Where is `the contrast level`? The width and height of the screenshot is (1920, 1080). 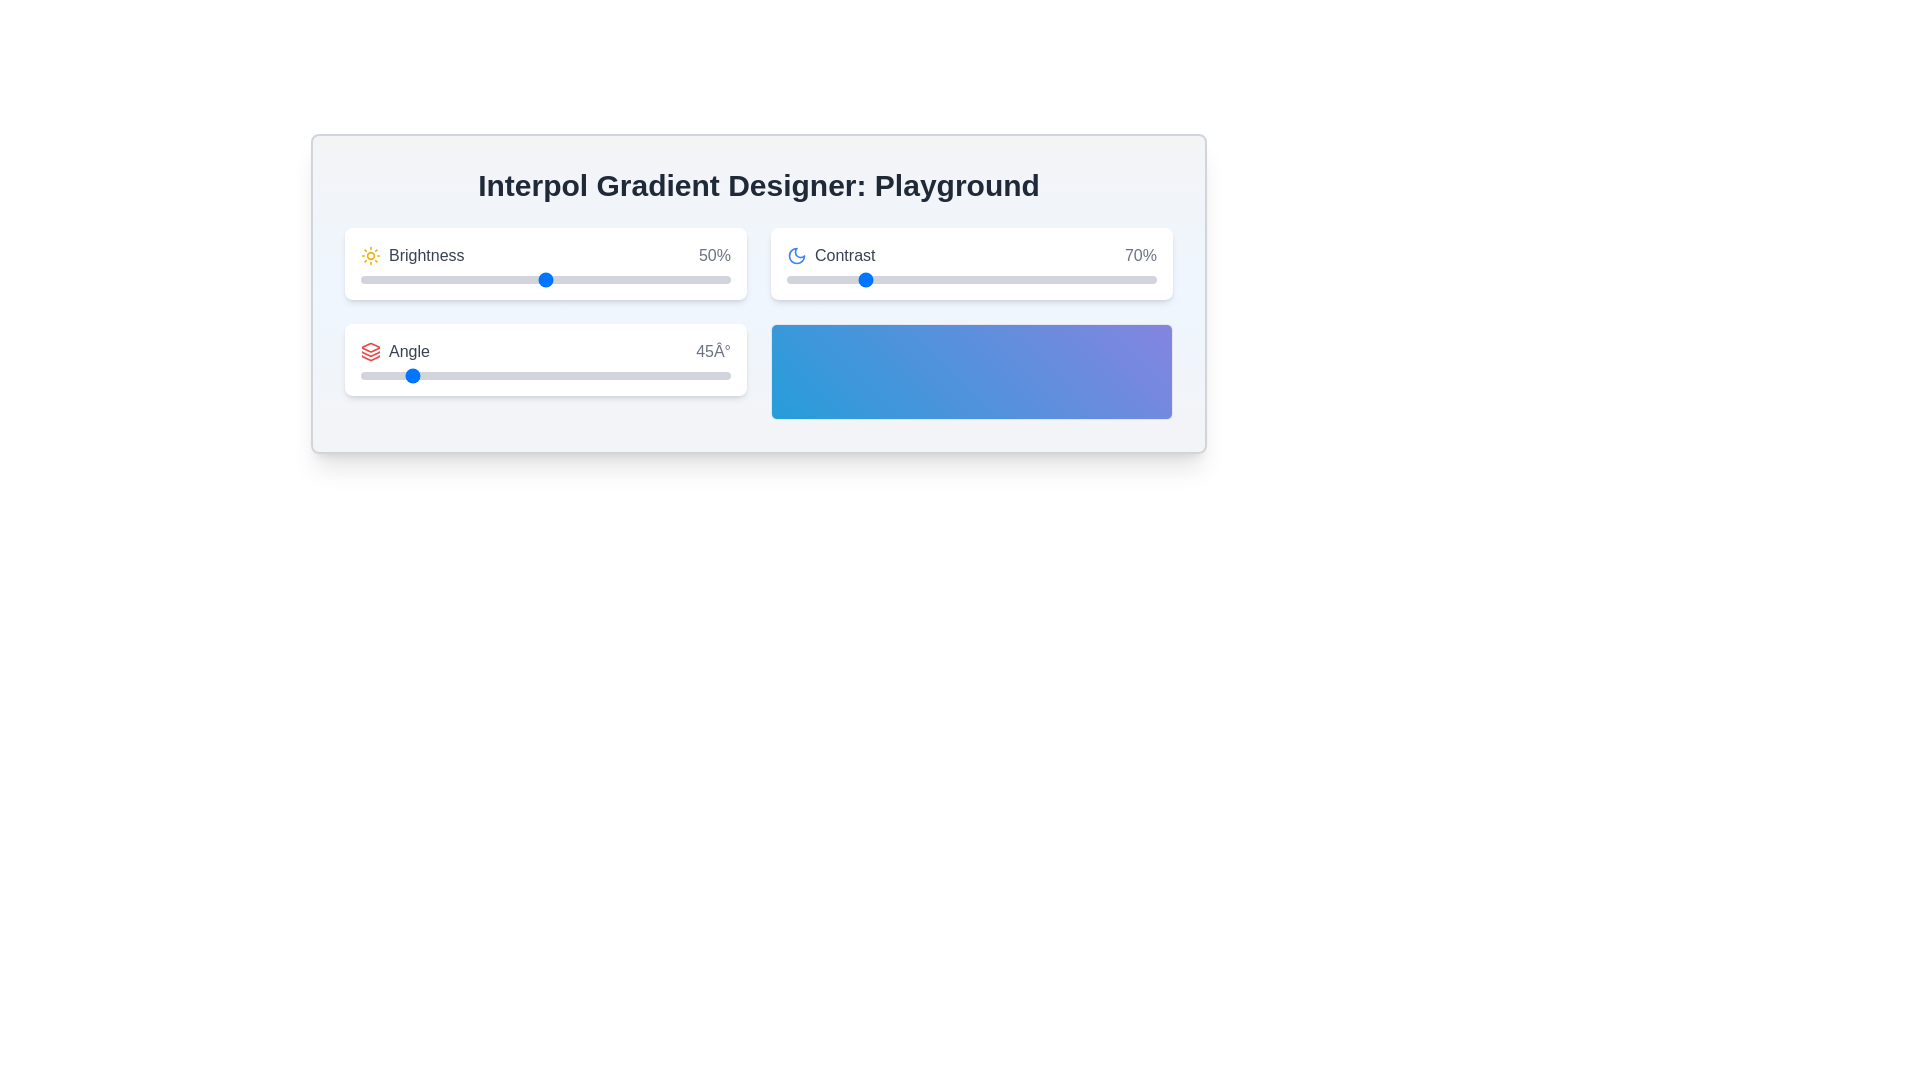 the contrast level is located at coordinates (908, 280).